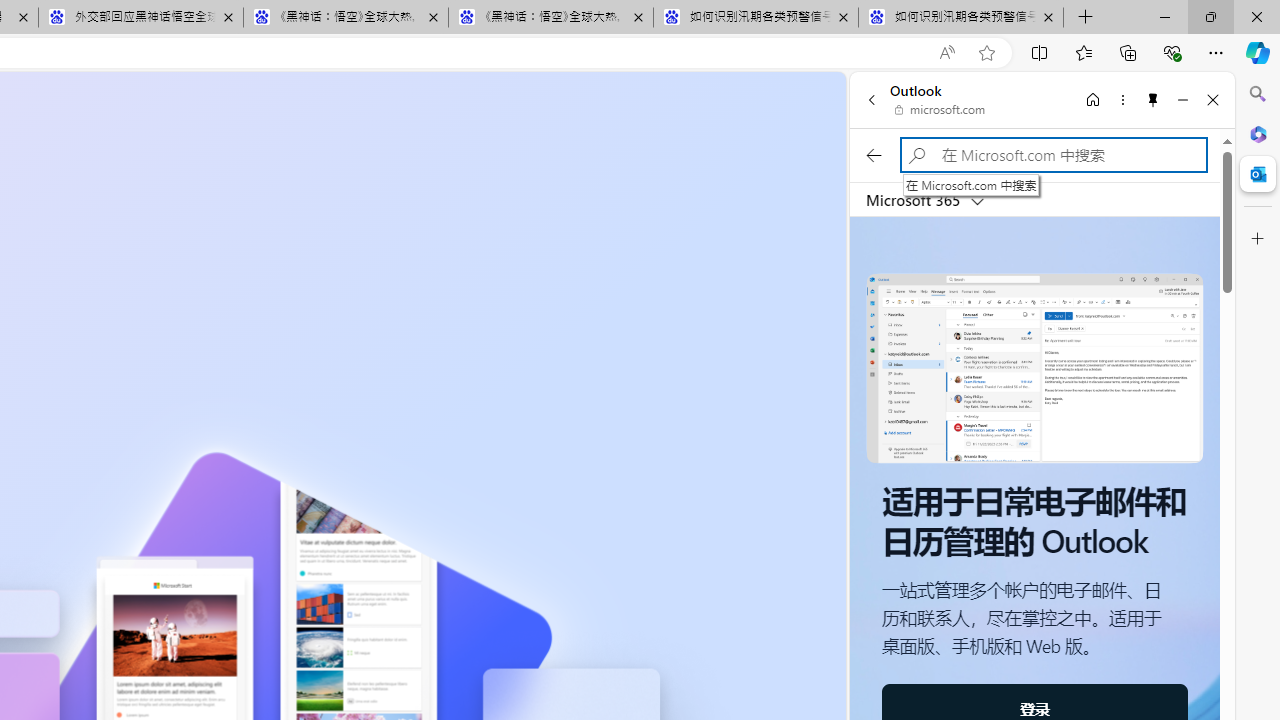  What do you see at coordinates (1182, 99) in the screenshot?
I see `'Minimize'` at bounding box center [1182, 99].